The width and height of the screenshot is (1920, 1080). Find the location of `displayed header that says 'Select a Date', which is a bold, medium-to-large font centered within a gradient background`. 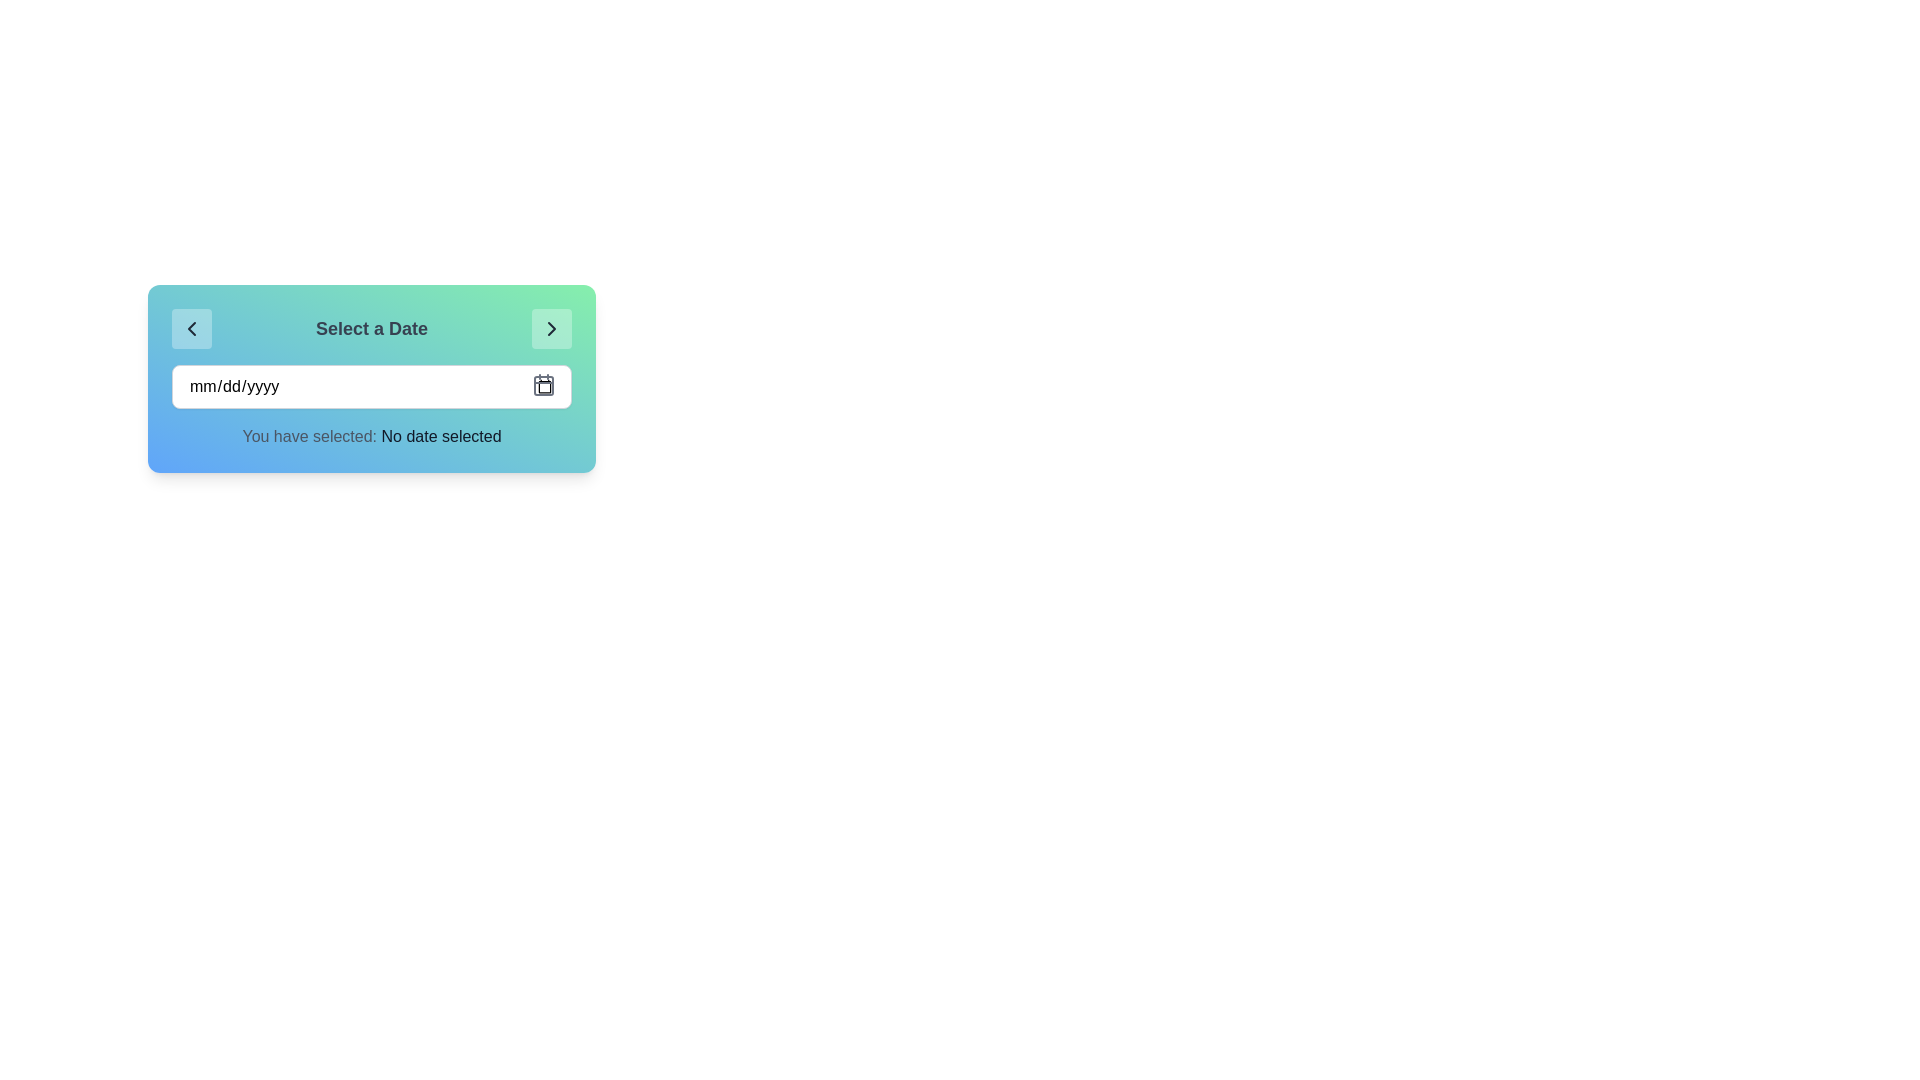

displayed header that says 'Select a Date', which is a bold, medium-to-large font centered within a gradient background is located at coordinates (372, 327).